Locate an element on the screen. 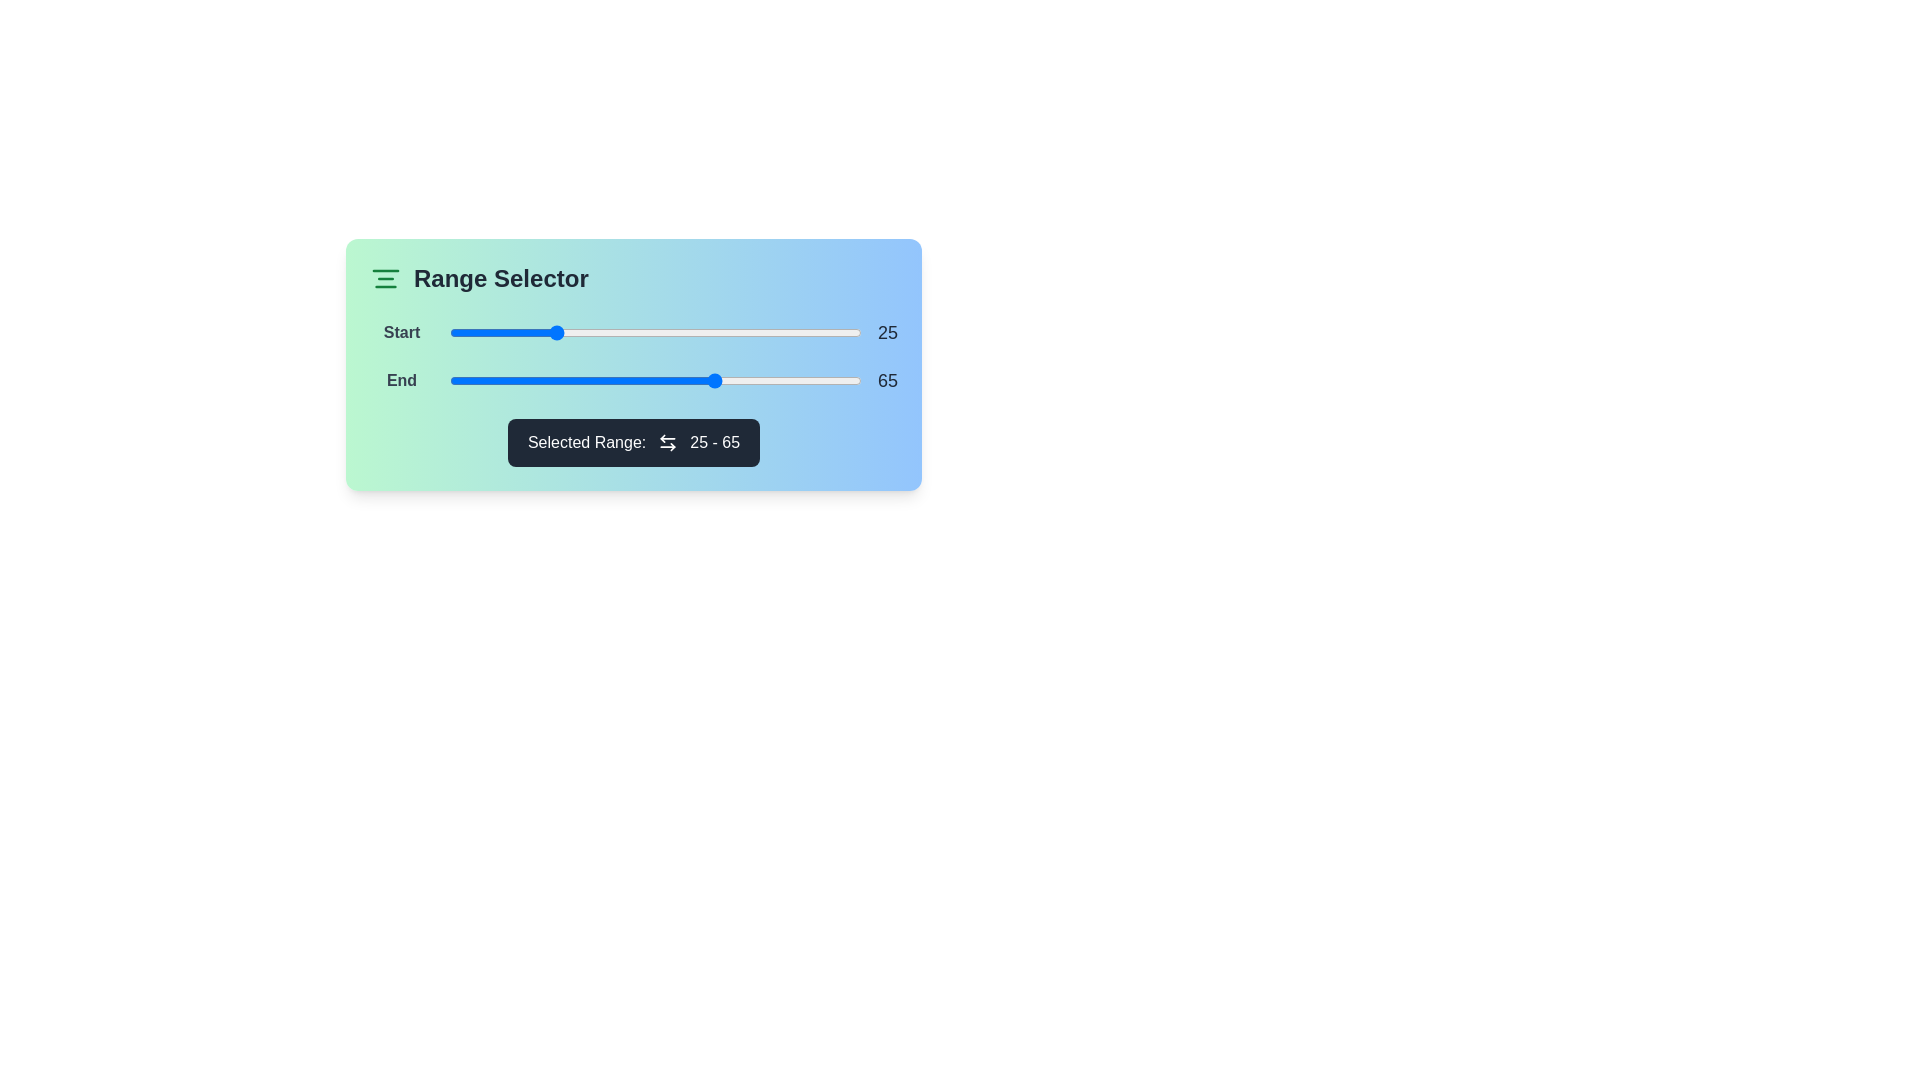  the end range slider to 86 by dragging it to the desired position is located at coordinates (804, 381).